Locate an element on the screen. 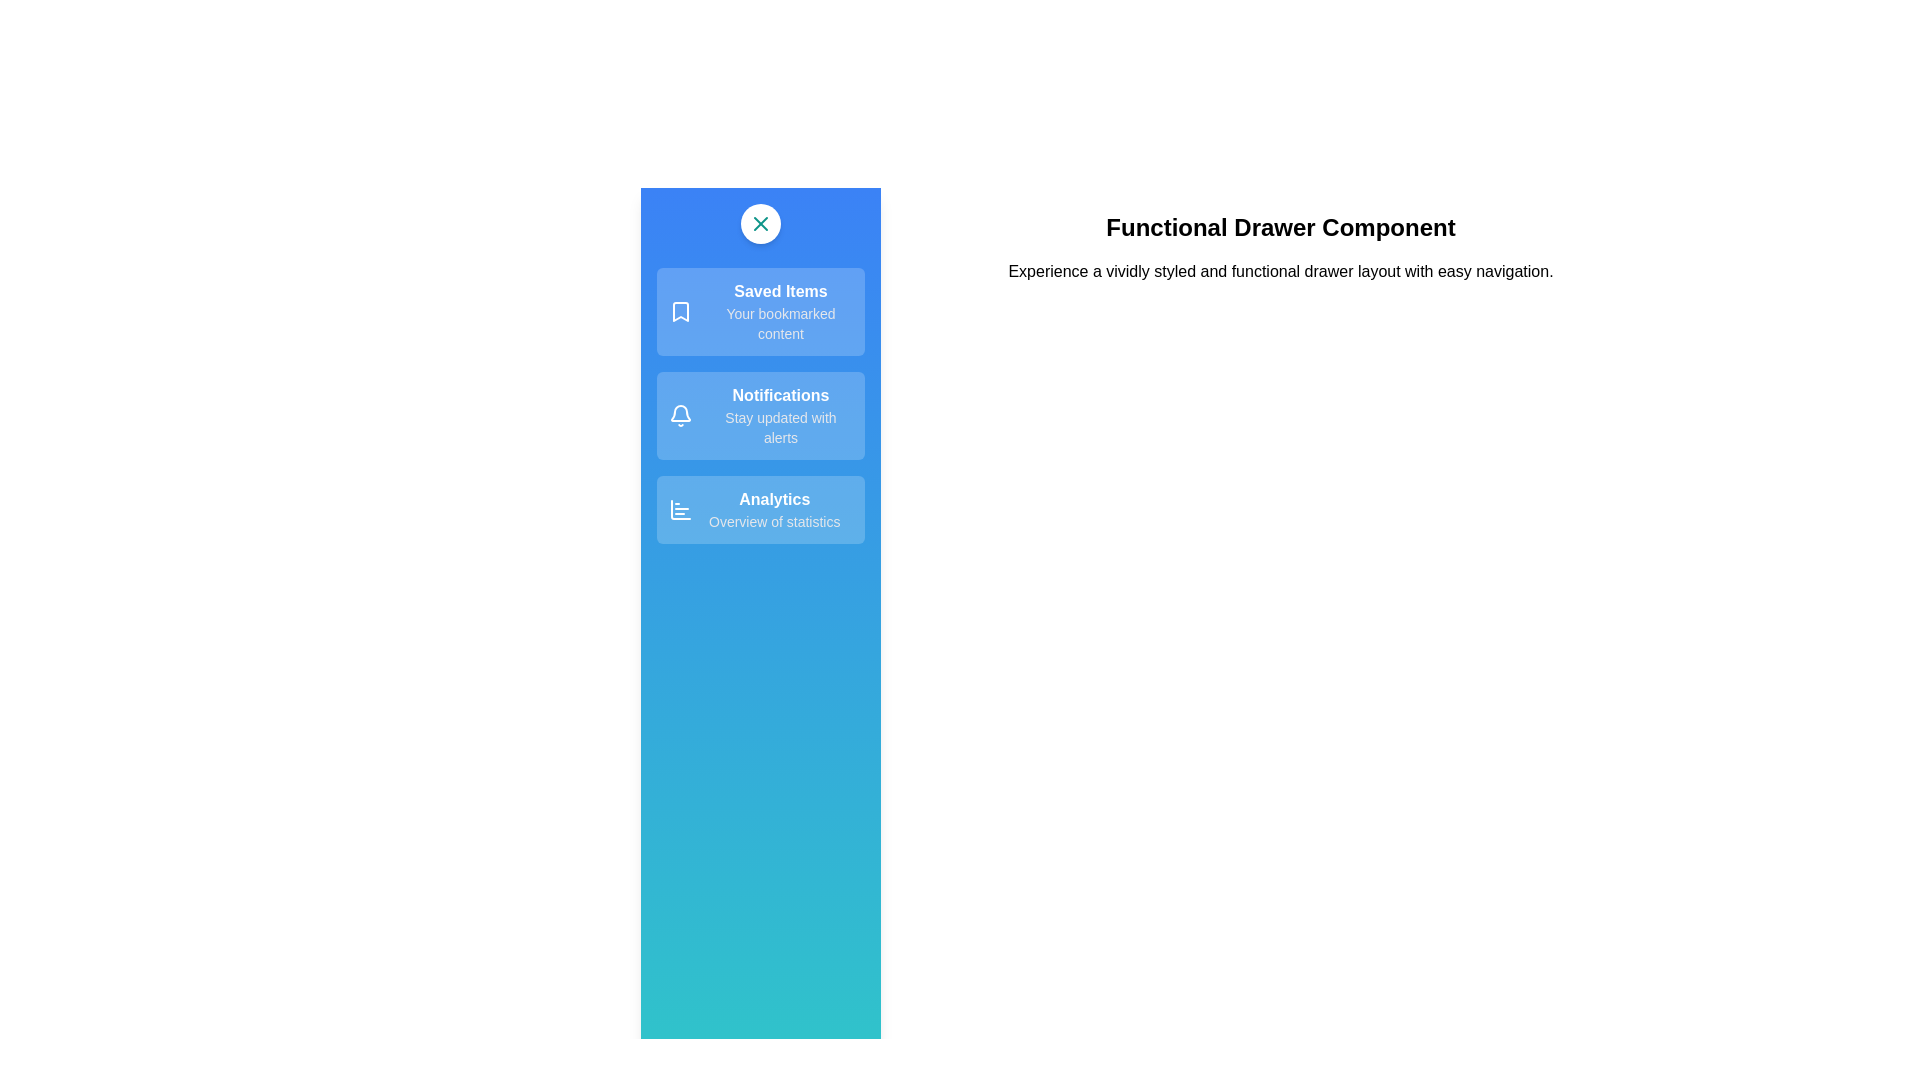  the 'Saved Items' section to select it is located at coordinates (760, 312).